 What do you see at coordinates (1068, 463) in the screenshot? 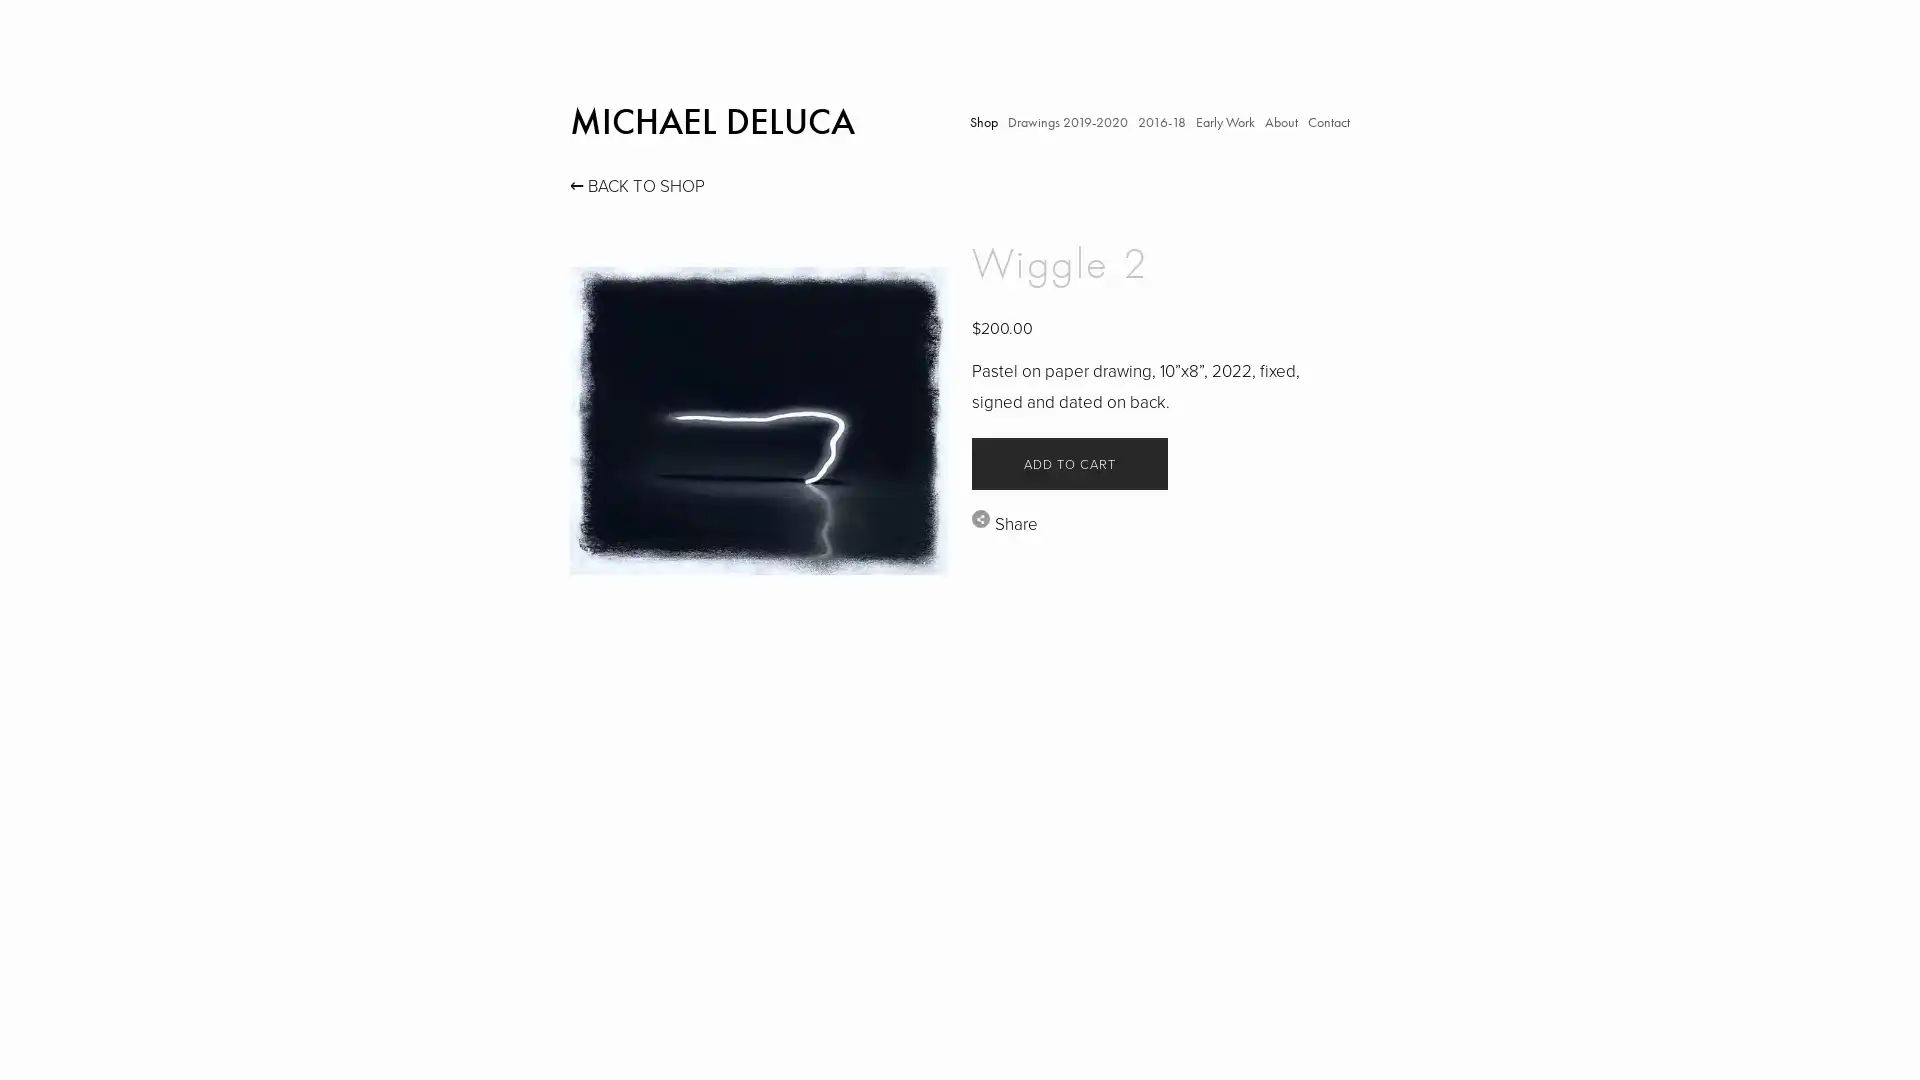
I see `ADD TO CART` at bounding box center [1068, 463].